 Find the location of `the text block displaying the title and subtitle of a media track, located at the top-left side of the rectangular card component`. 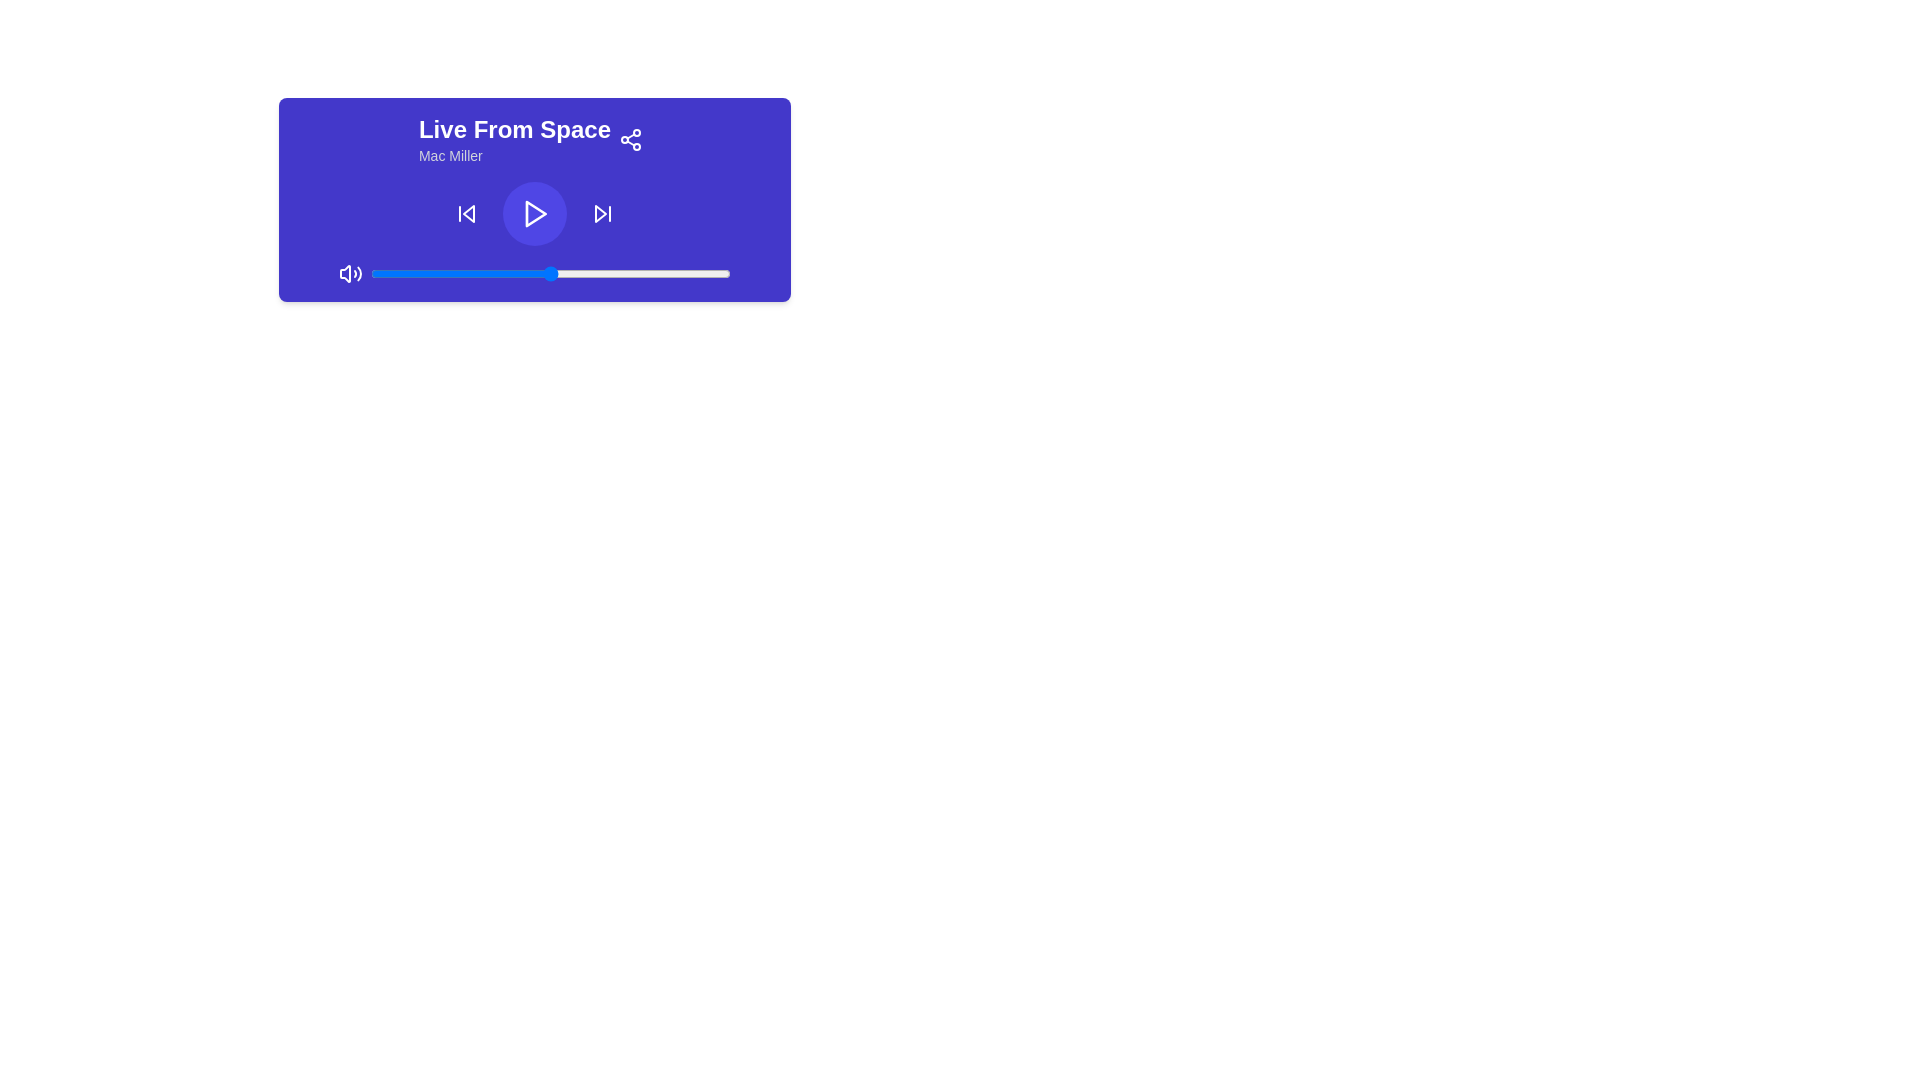

the text block displaying the title and subtitle of a media track, located at the top-left side of the rectangular card component is located at coordinates (514, 138).